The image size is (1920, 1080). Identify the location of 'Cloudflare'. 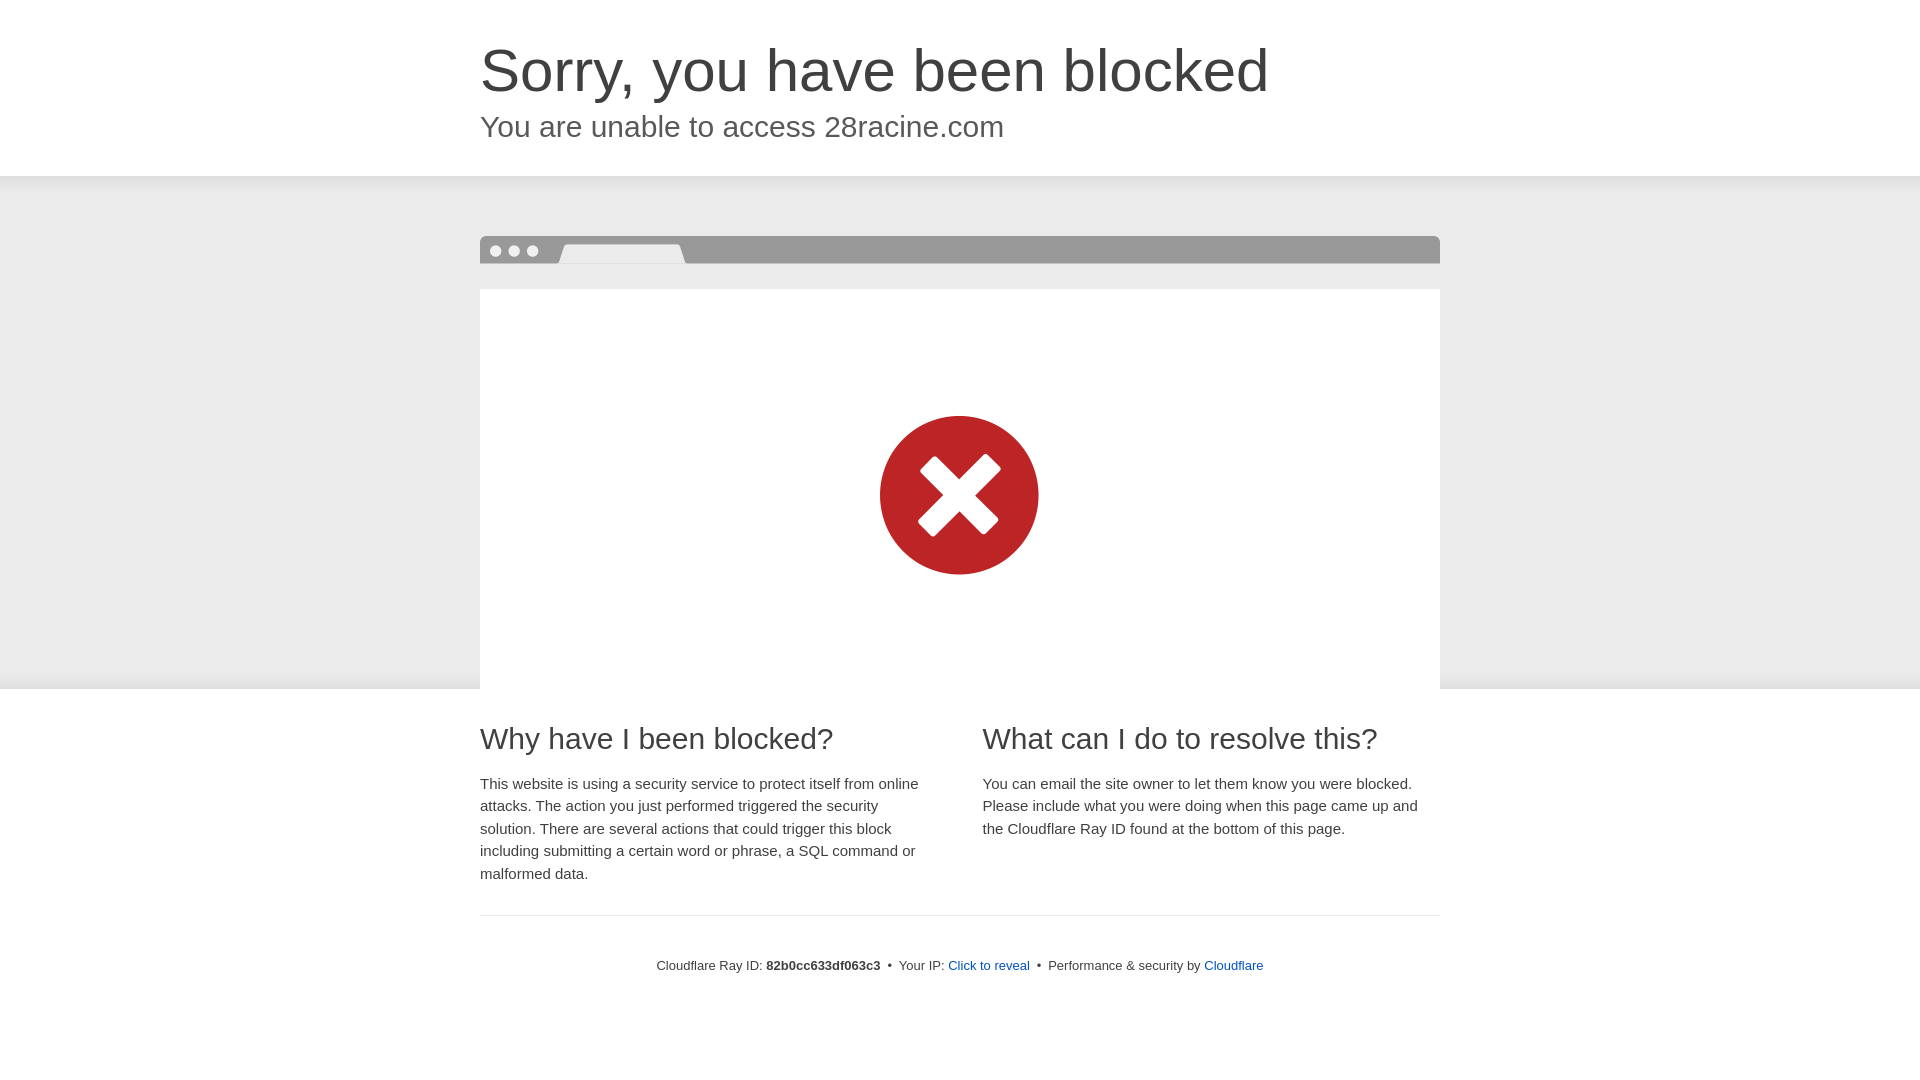
(1203, 964).